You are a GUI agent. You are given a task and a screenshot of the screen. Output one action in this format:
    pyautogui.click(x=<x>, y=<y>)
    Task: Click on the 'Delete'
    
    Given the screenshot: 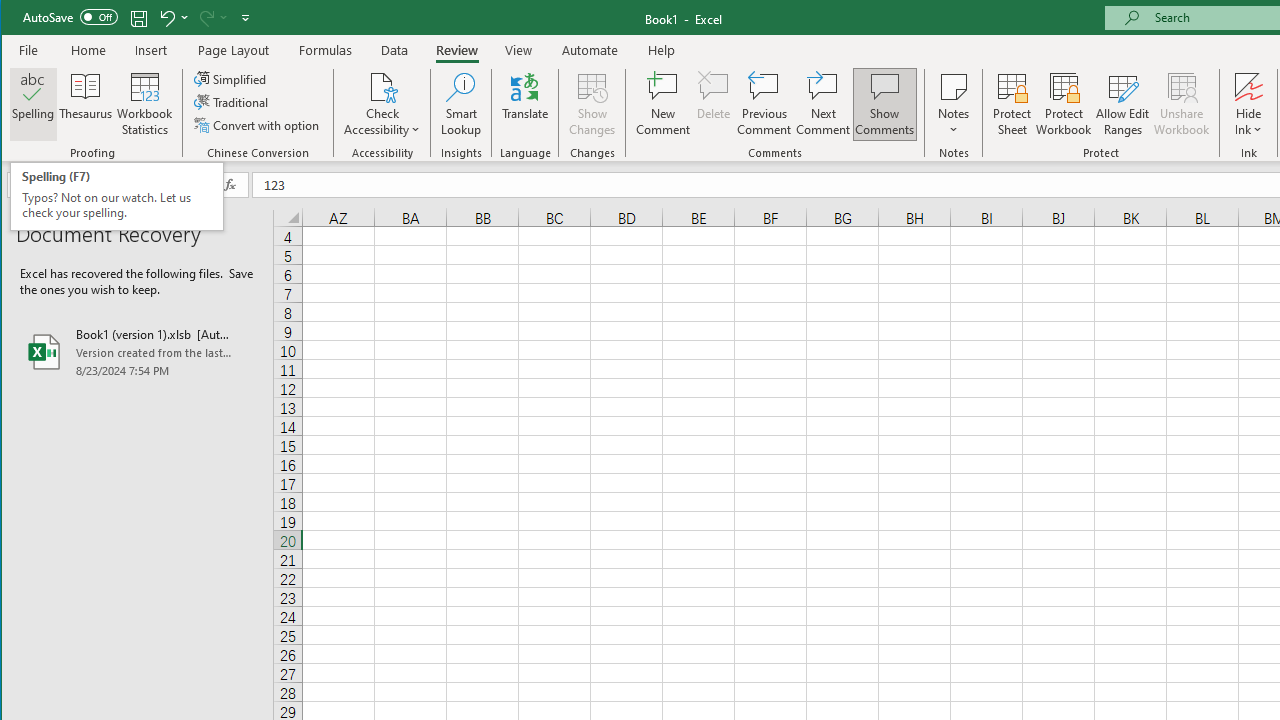 What is the action you would take?
    pyautogui.click(x=713, y=104)
    